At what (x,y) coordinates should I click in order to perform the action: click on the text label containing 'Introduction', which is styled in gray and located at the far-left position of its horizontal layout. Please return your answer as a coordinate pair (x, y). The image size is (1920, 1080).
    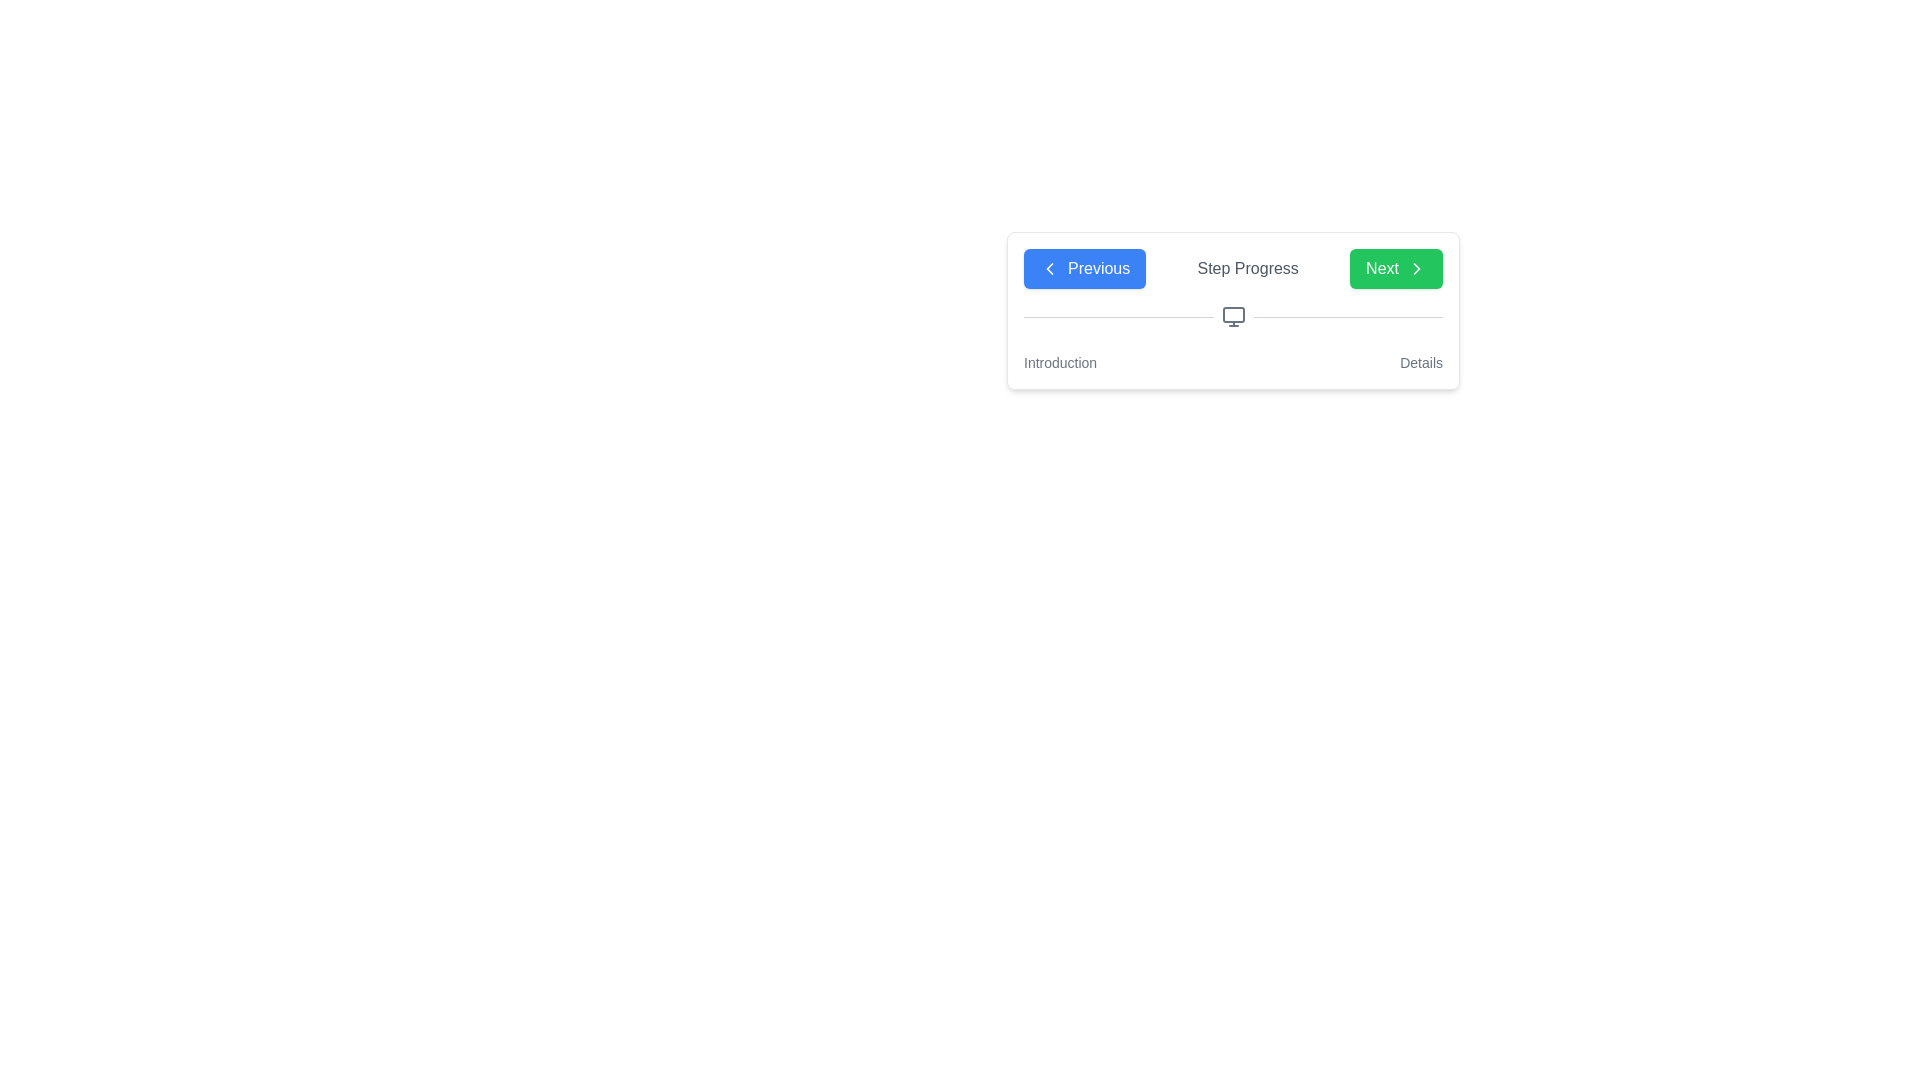
    Looking at the image, I should click on (1059, 362).